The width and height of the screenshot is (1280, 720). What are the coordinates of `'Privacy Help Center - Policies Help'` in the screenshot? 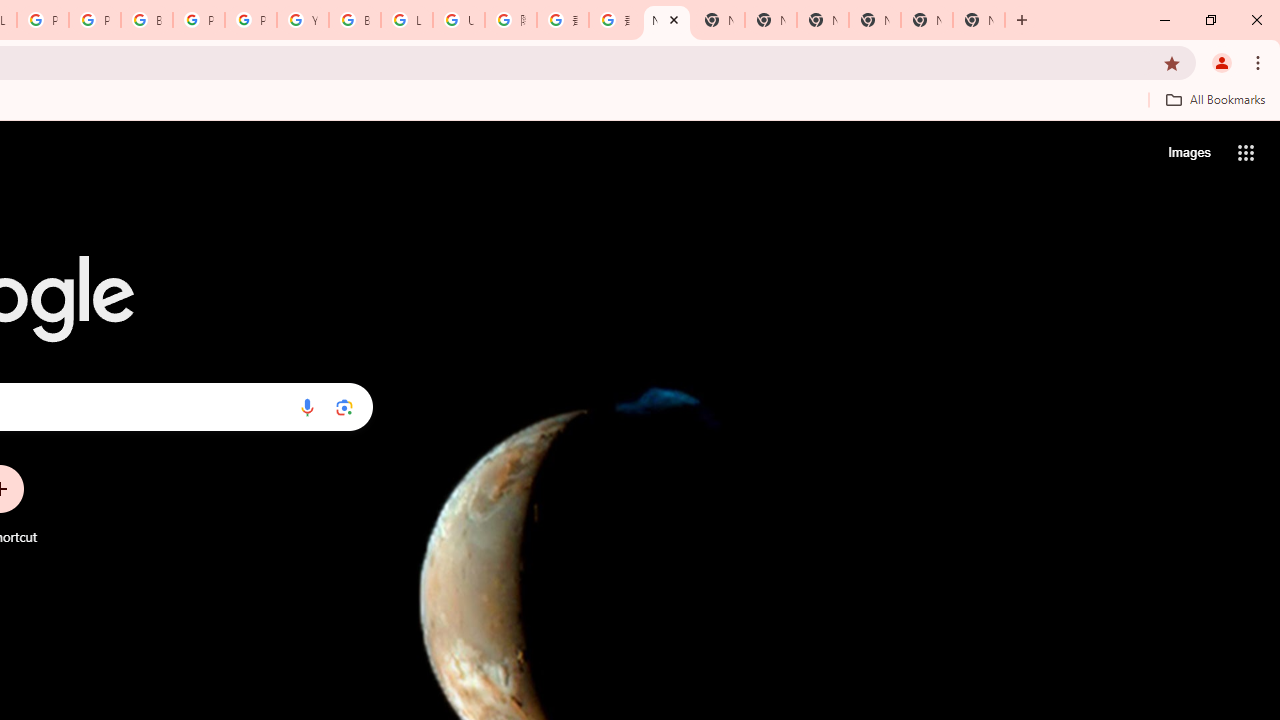 It's located at (42, 20).